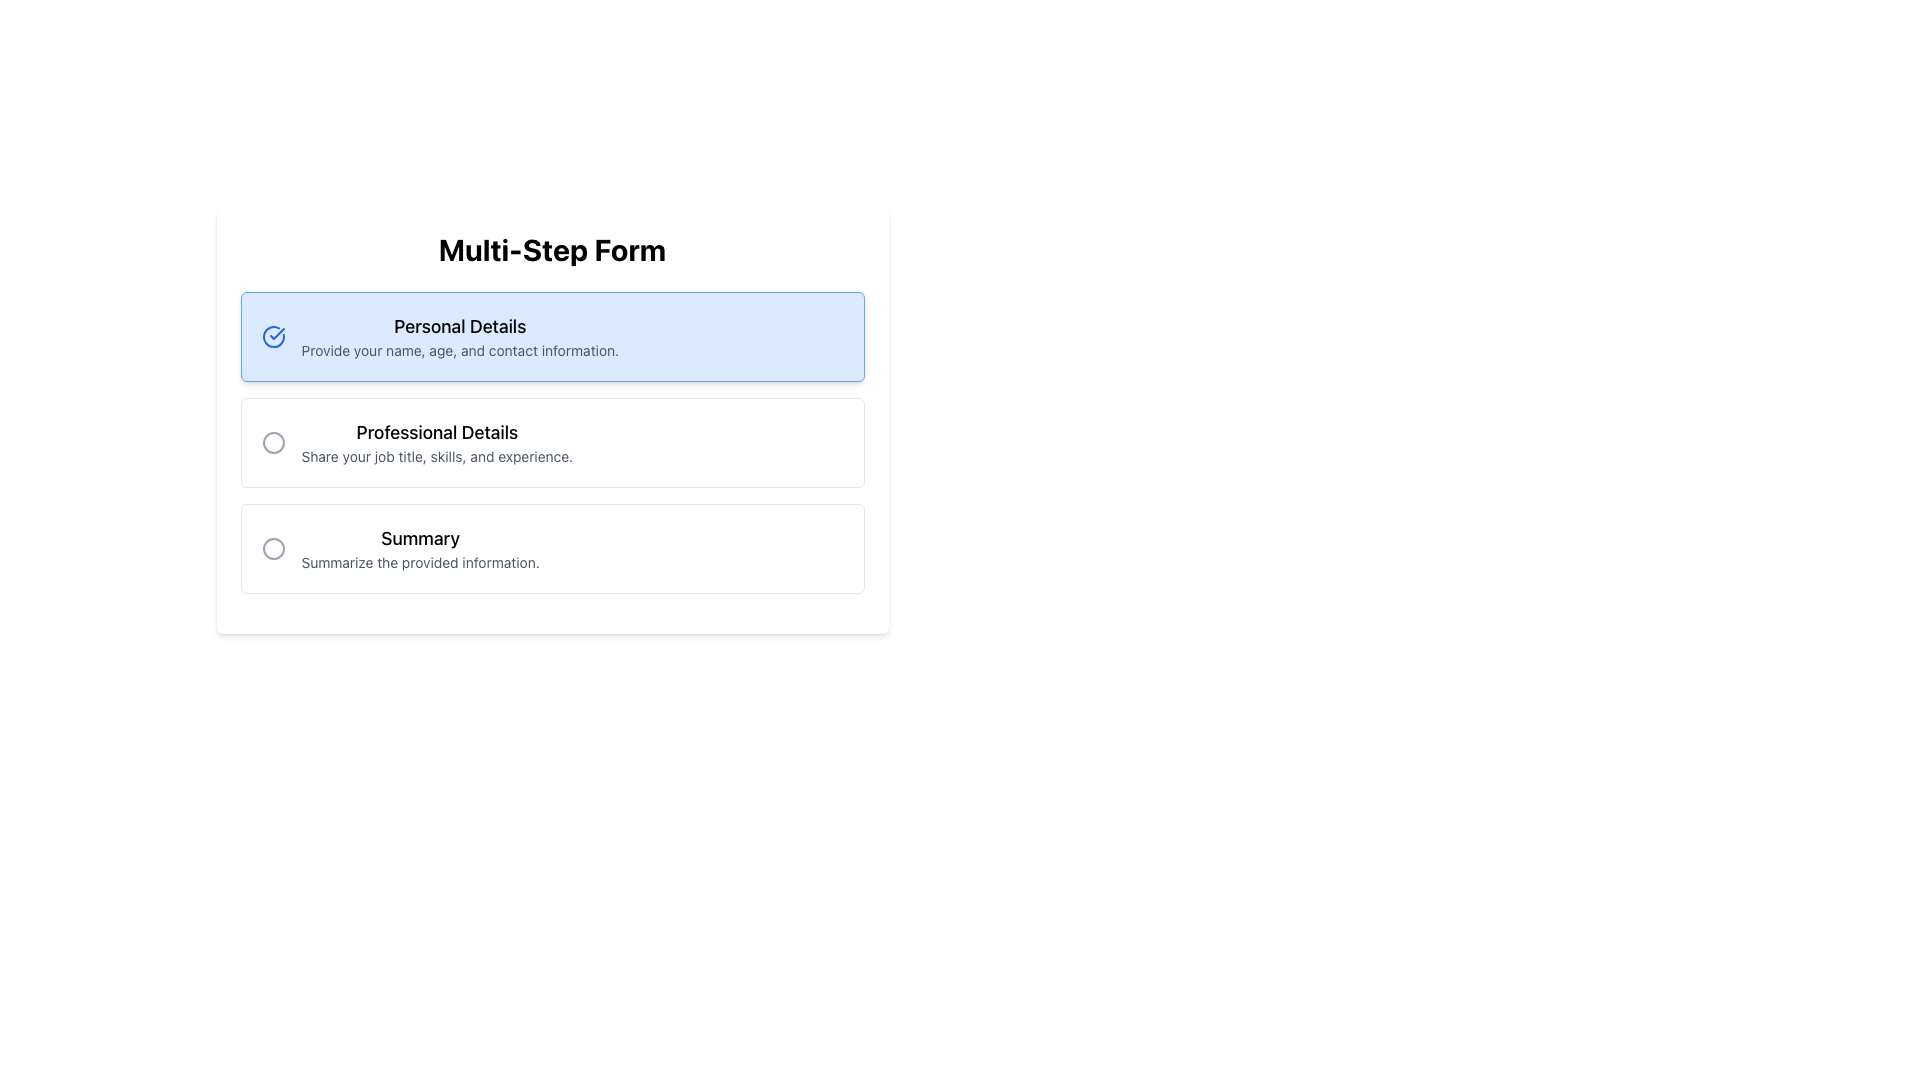  I want to click on the 'Personal Details' section, so click(552, 335).